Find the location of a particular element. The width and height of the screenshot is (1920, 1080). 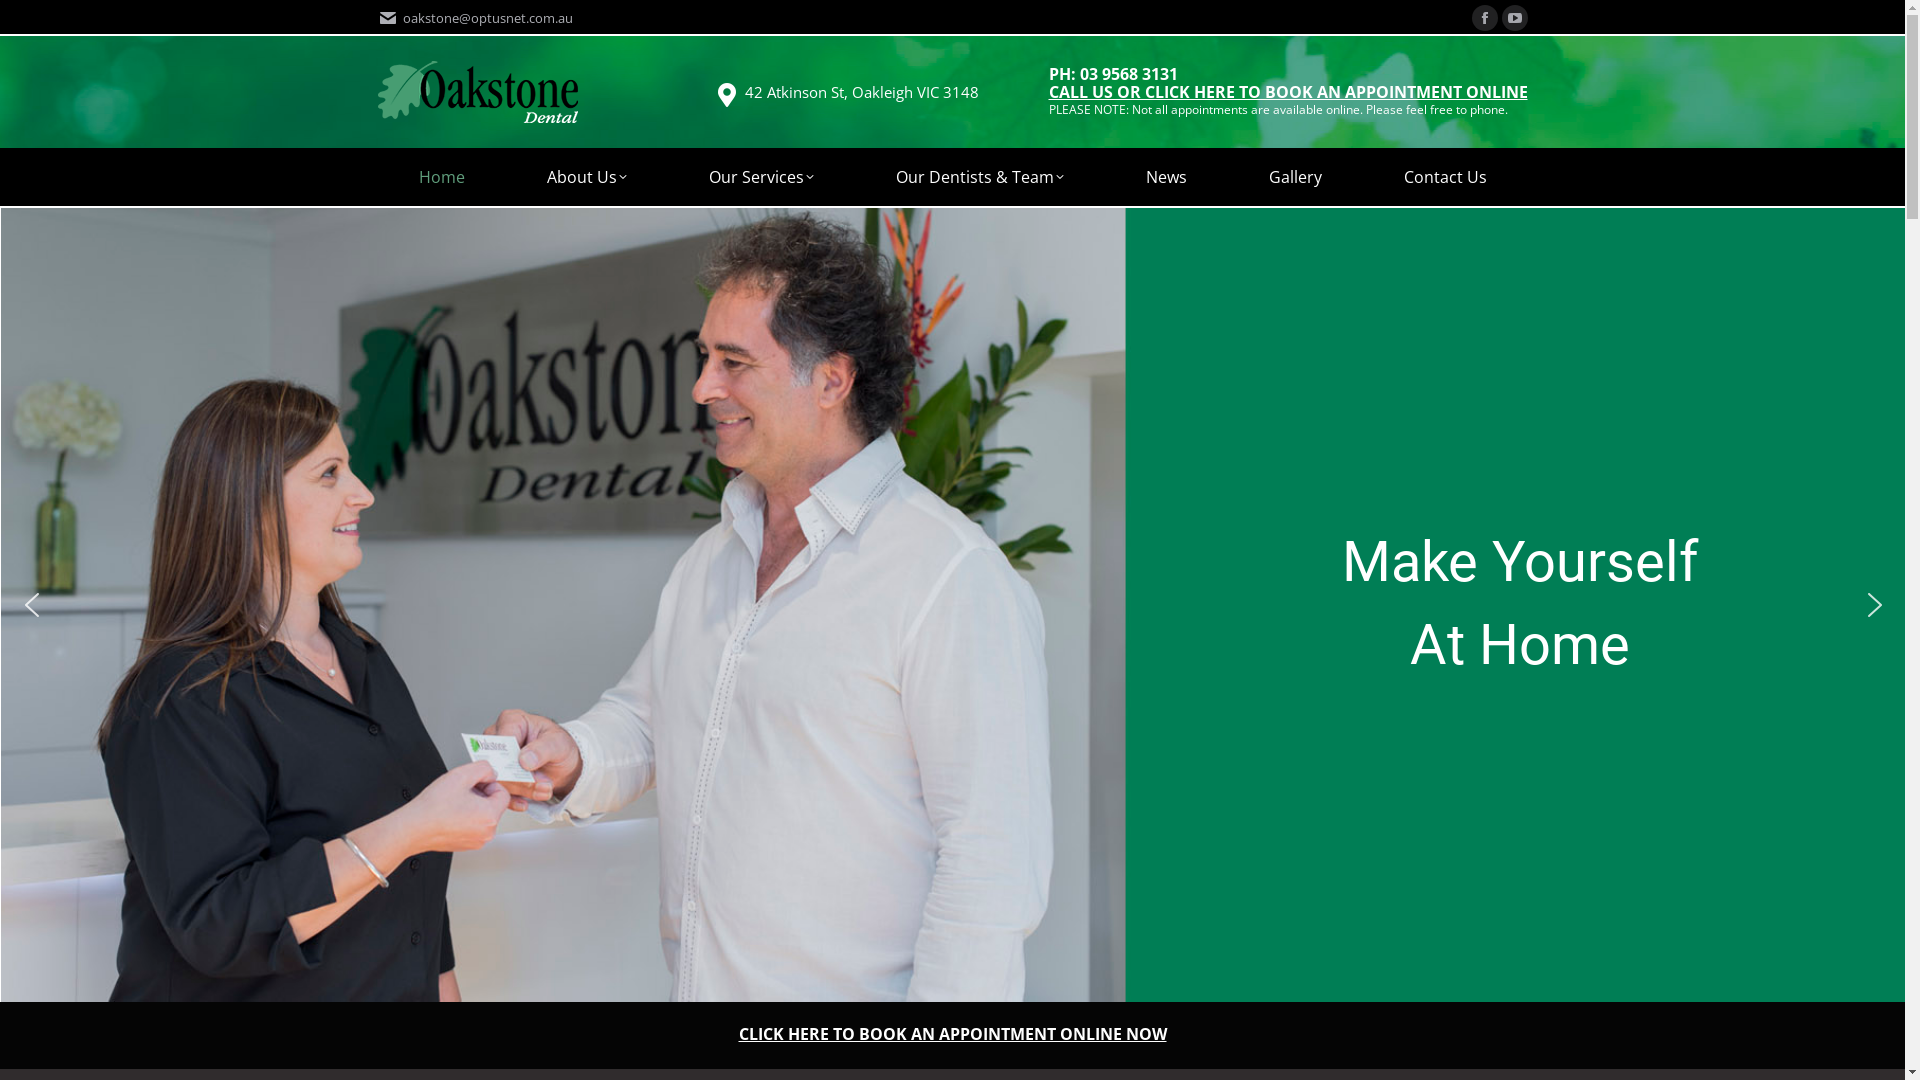

'Home' is located at coordinates (440, 176).